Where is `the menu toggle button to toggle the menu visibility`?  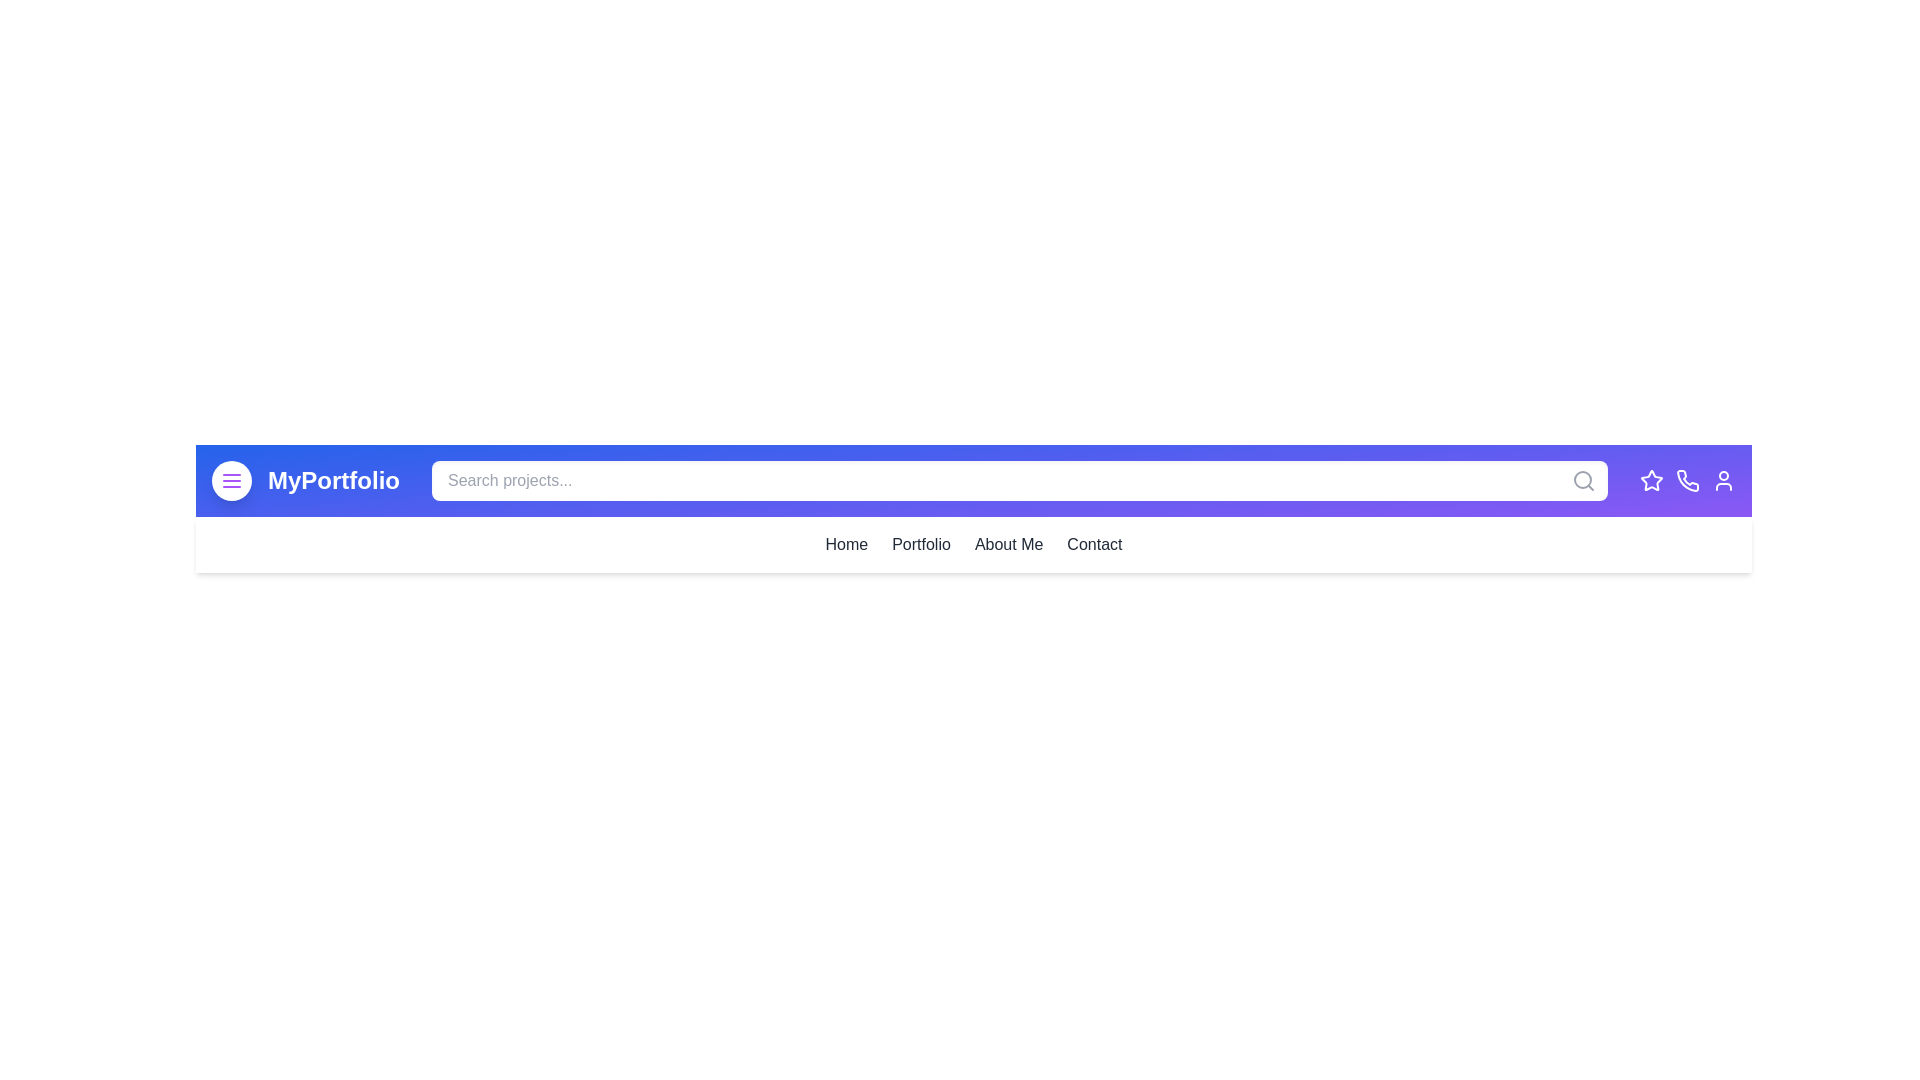 the menu toggle button to toggle the menu visibility is located at coordinates (231, 481).